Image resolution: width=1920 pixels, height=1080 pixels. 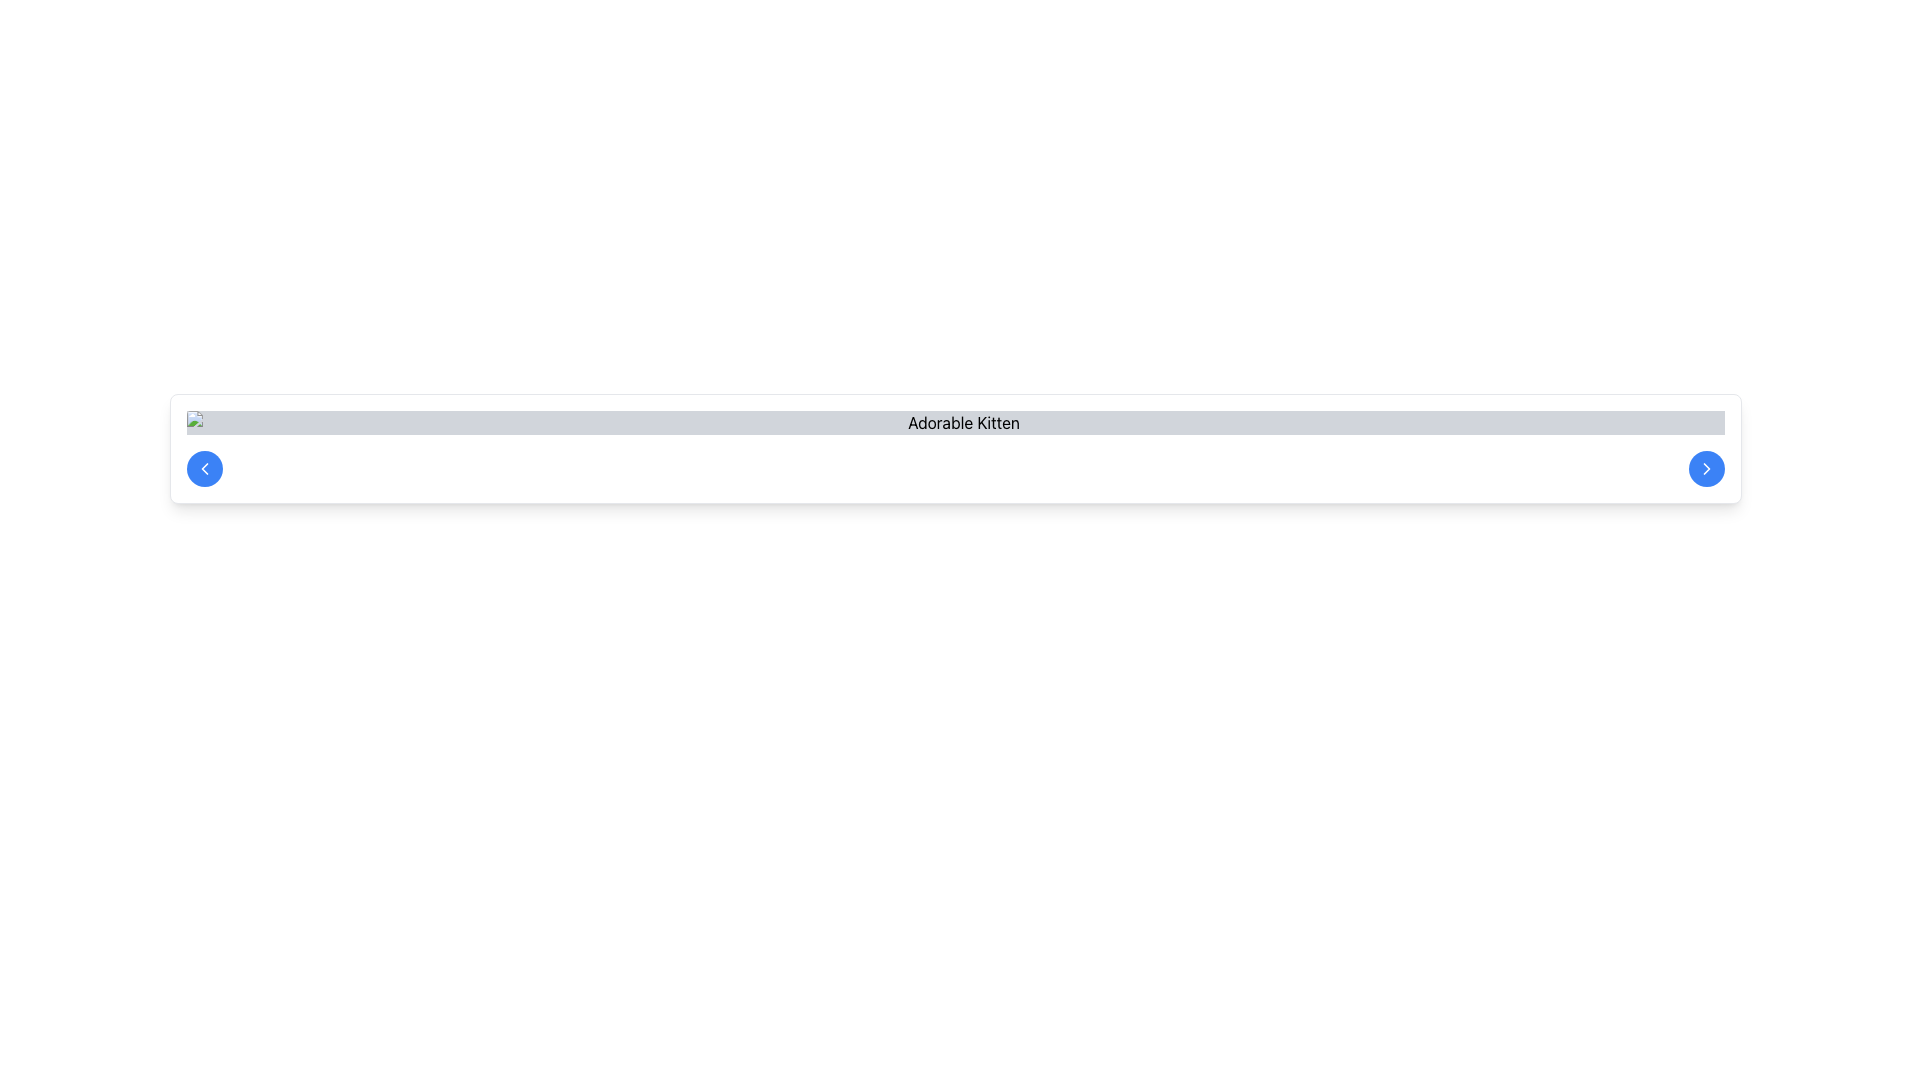 I want to click on the left-pointing chevron icon, which is positioned adjacent to the text 'Adorable Kitten', so click(x=205, y=469).